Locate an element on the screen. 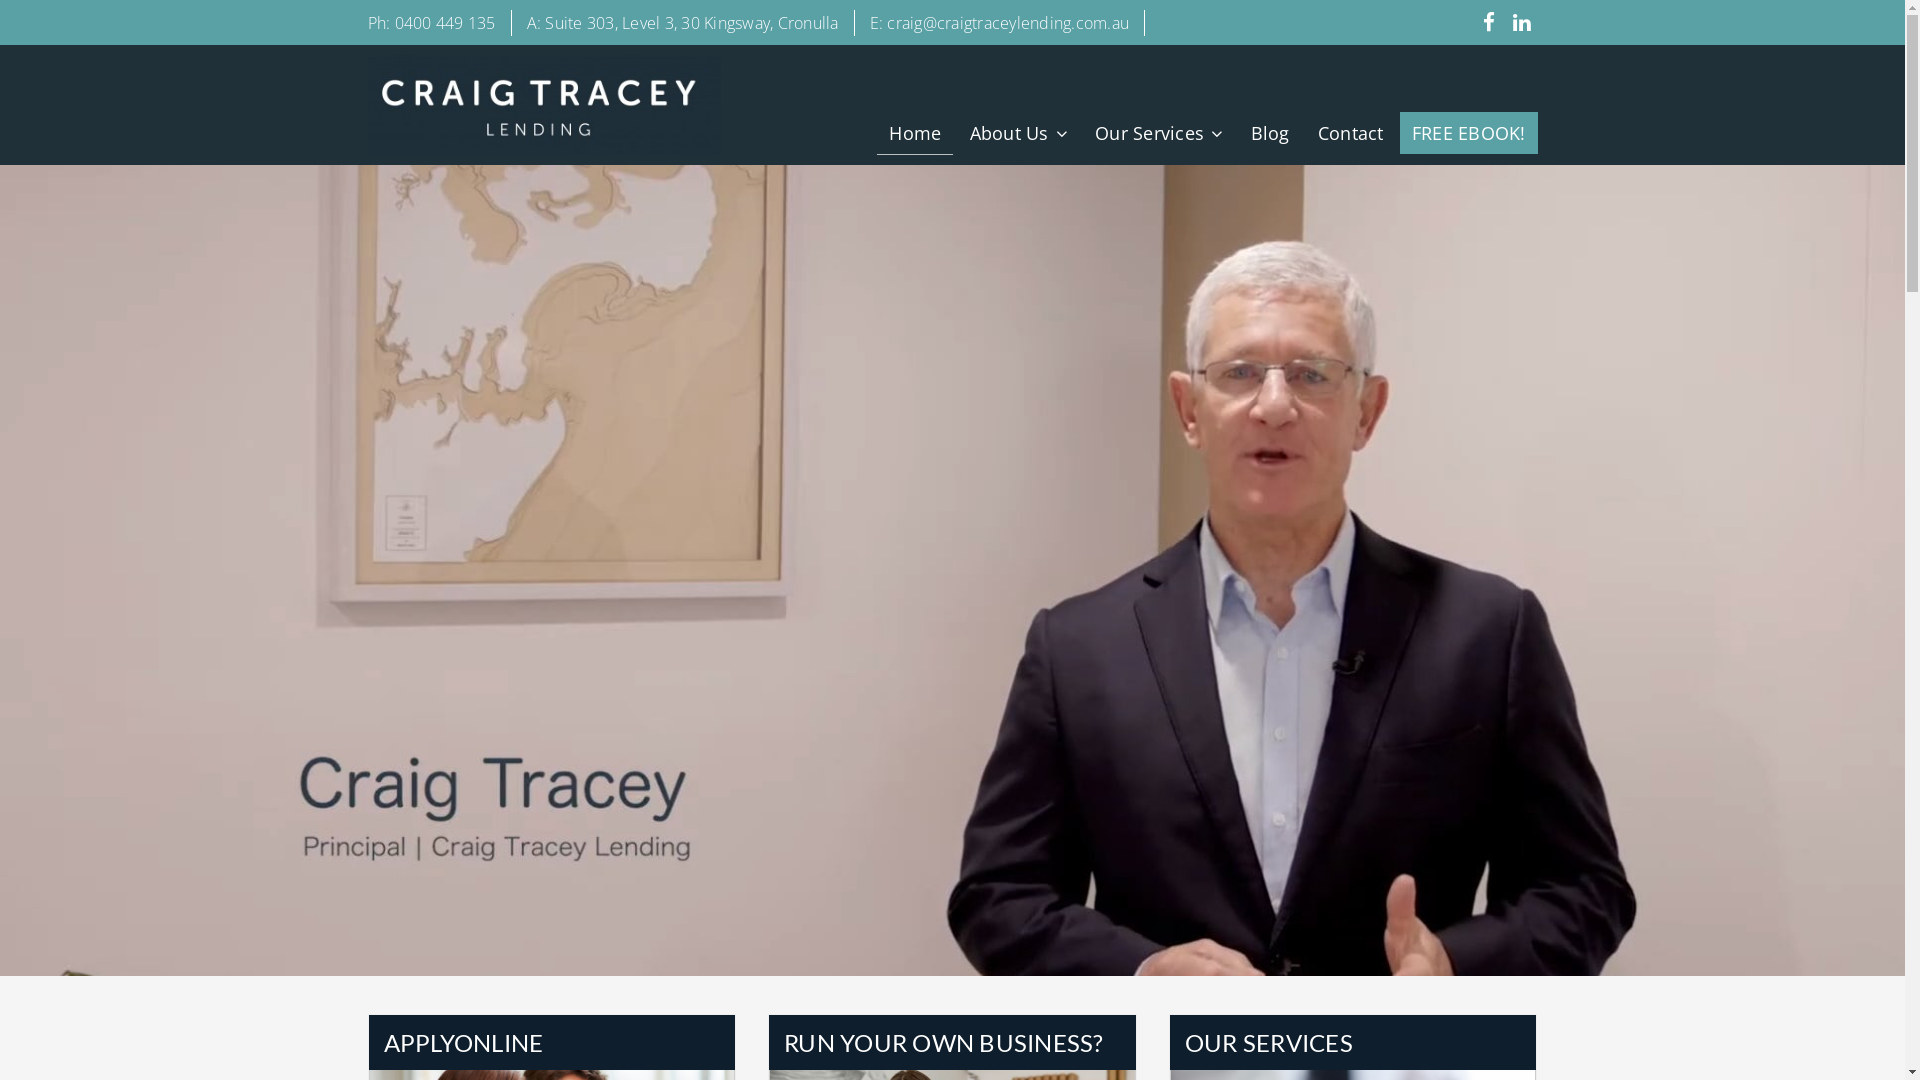  'Contact' is located at coordinates (1305, 132).